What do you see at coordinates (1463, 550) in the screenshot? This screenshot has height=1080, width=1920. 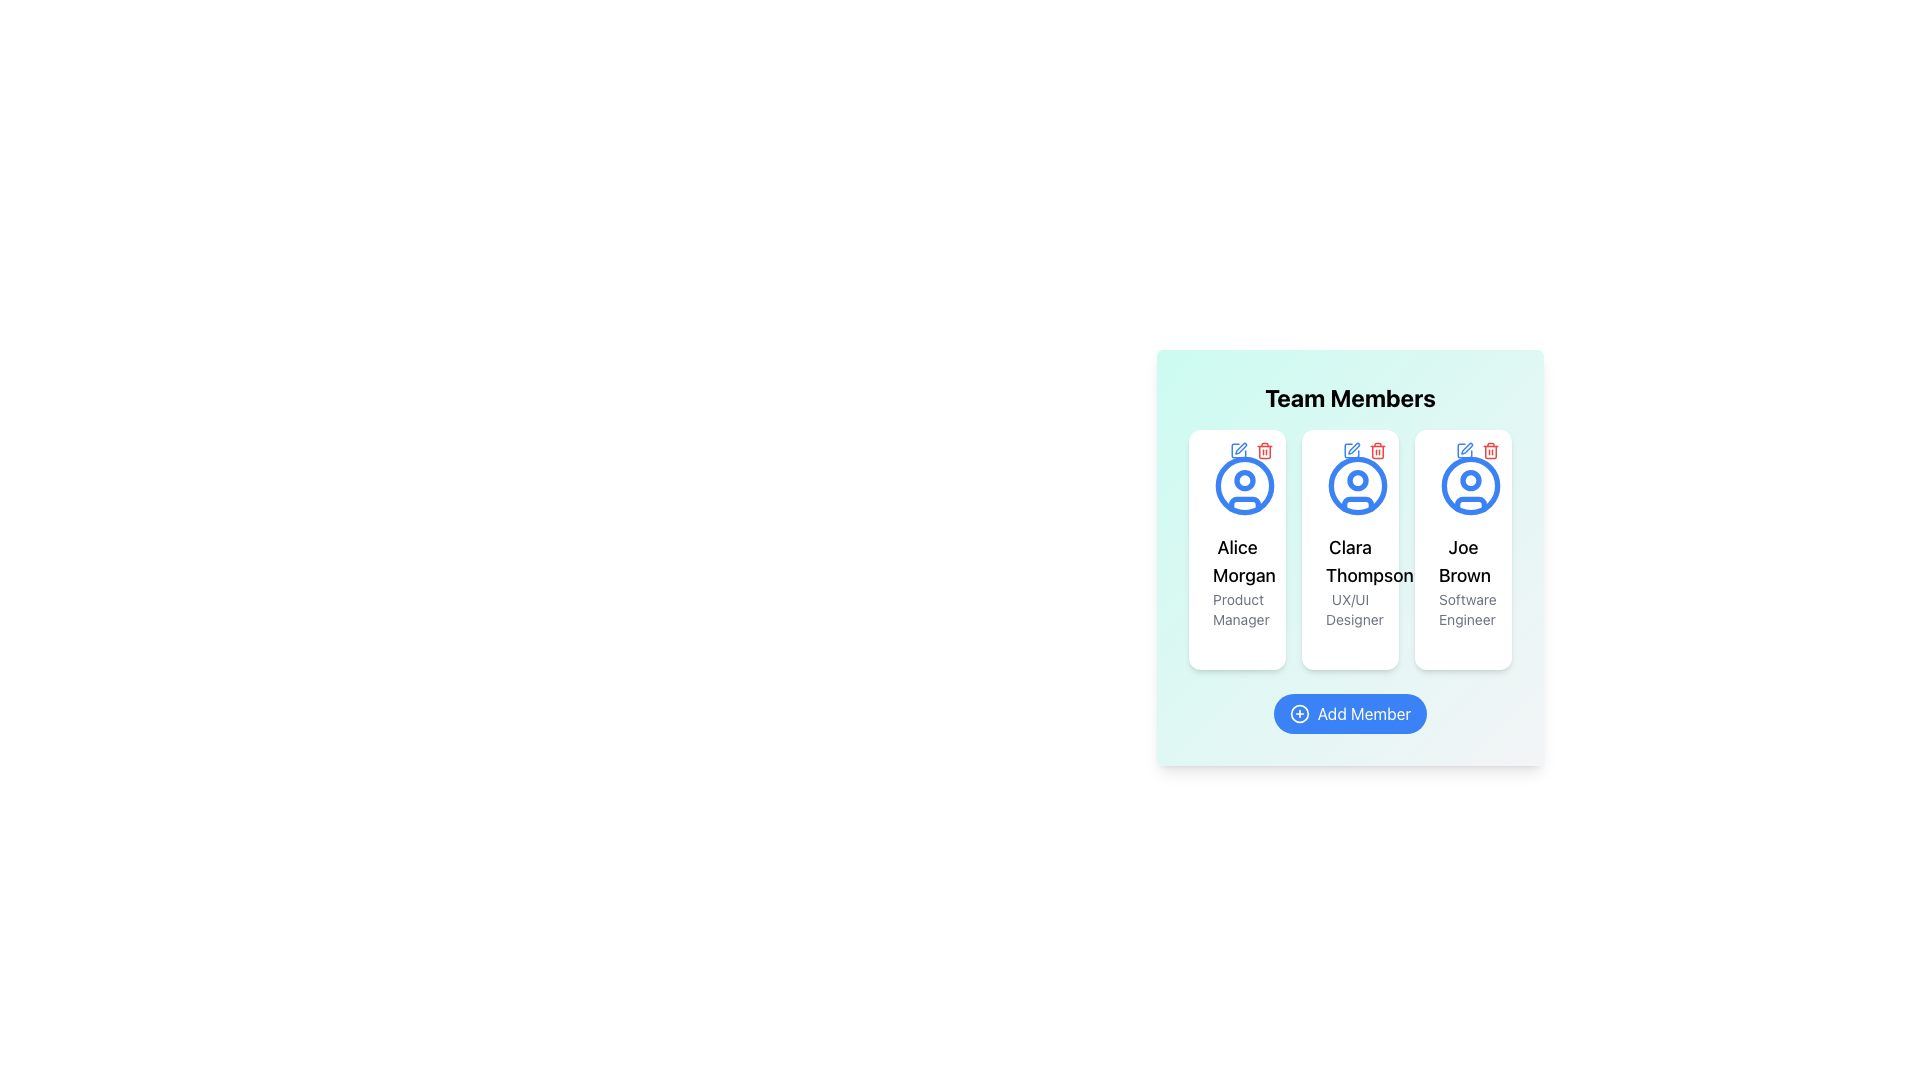 I see `the Information card containing the user icon for 'Joe Brown', a Software Engineer, located on the right-hand side of the row in the 'Team Members' section` at bounding box center [1463, 550].